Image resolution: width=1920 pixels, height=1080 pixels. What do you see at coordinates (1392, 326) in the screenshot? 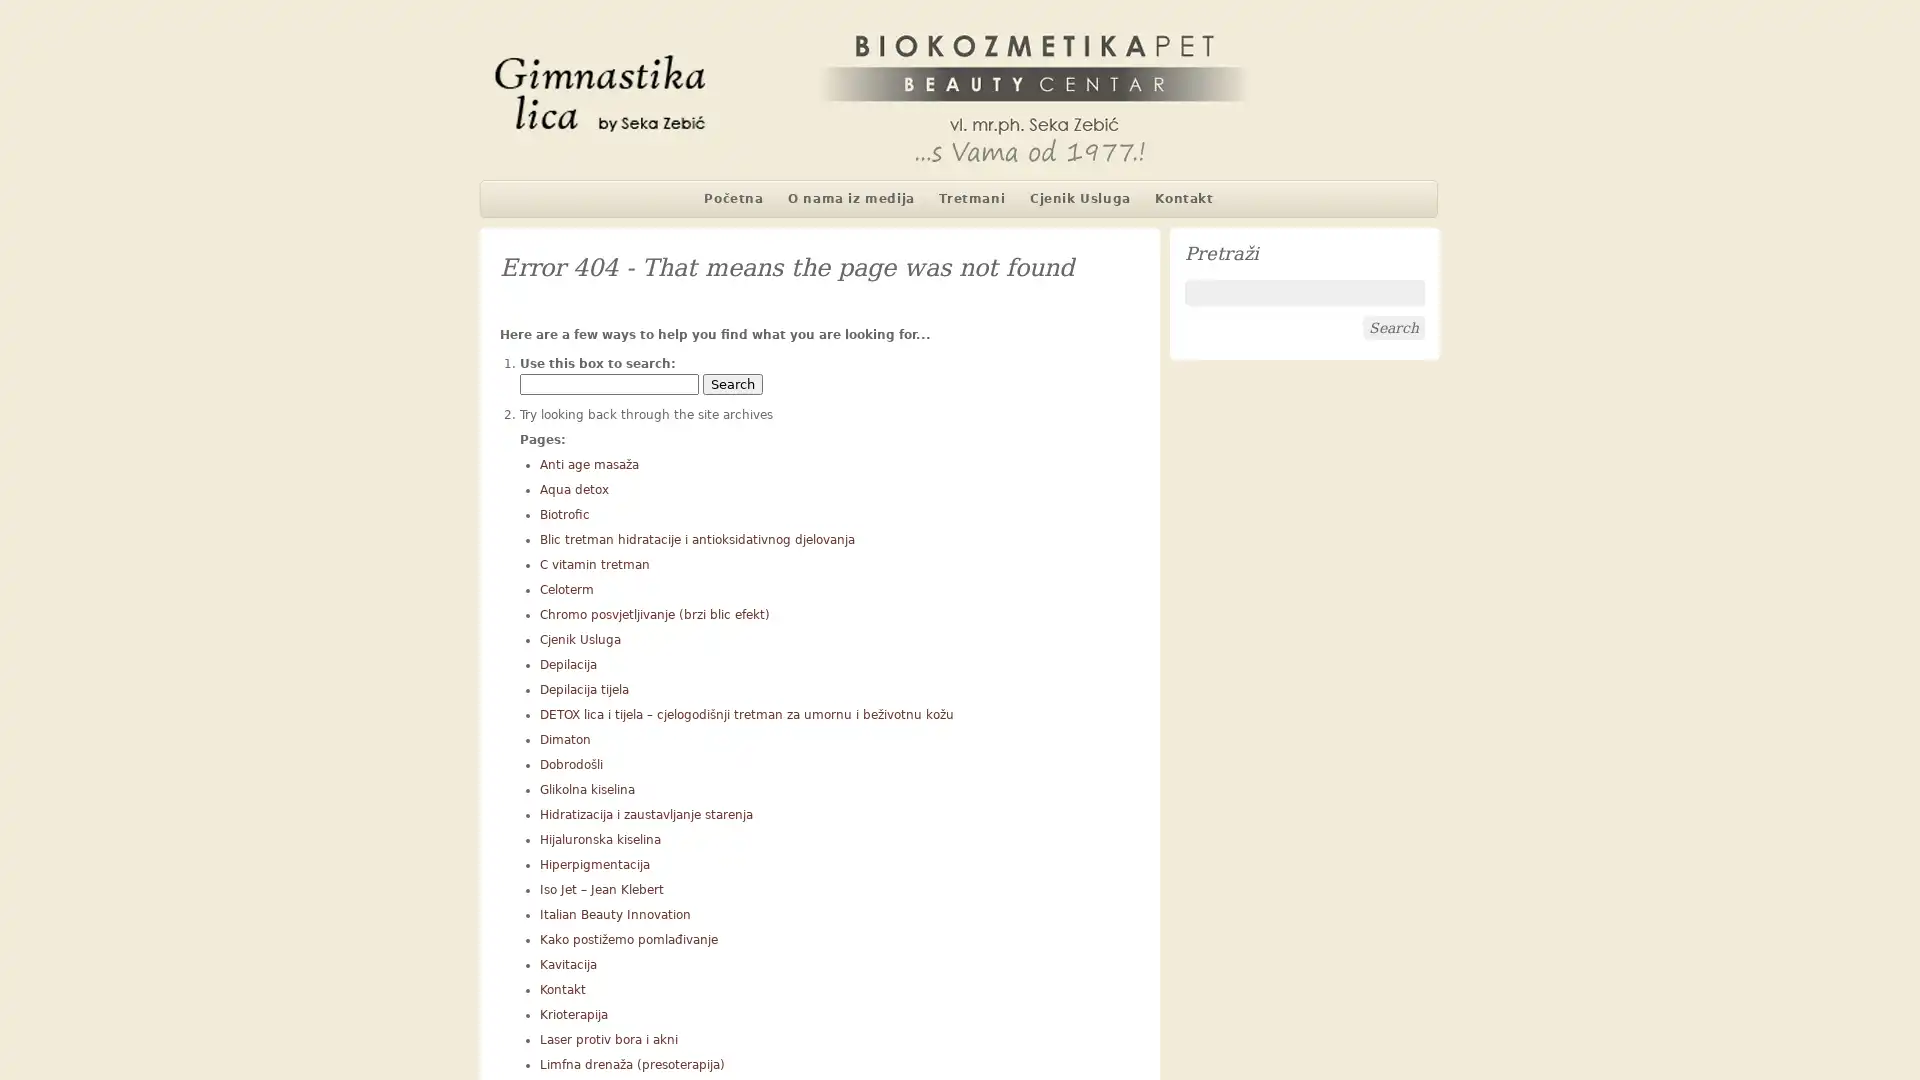
I see `Search` at bounding box center [1392, 326].